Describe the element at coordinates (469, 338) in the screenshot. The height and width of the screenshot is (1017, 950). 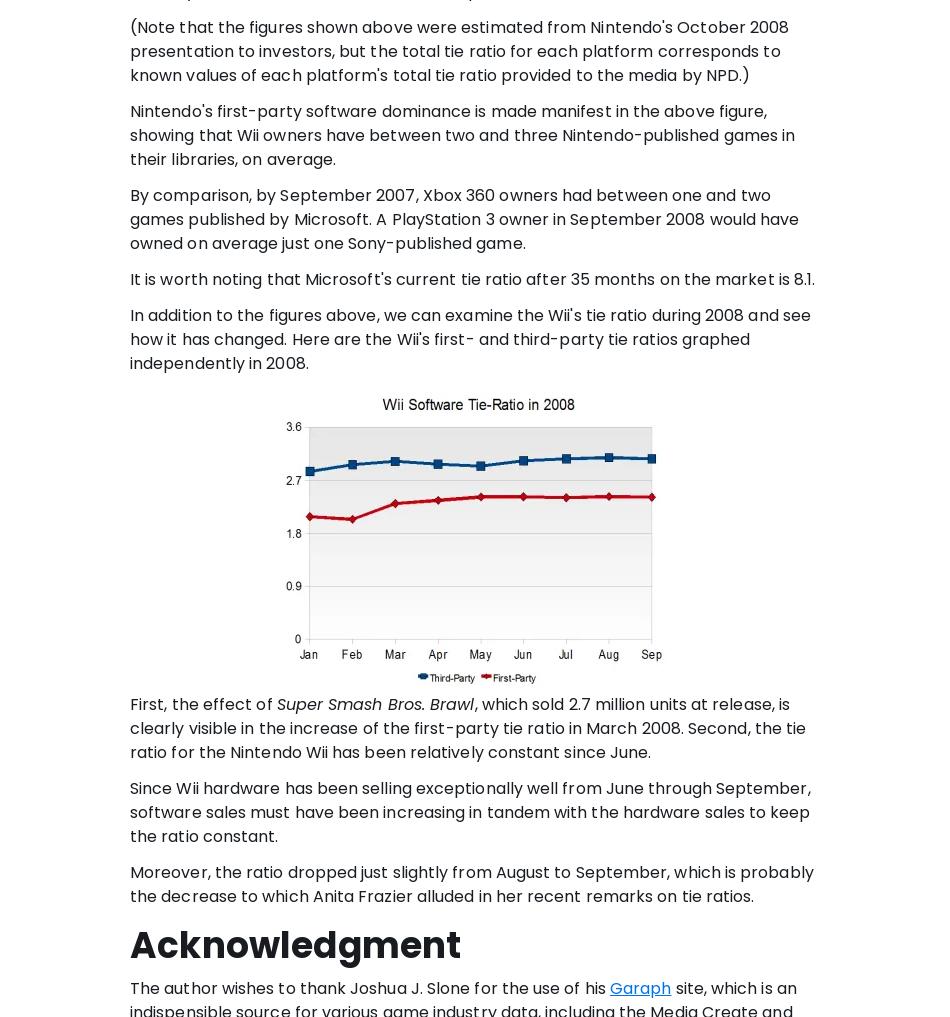
I see `'In addition to the figures above, we can examine the Wii's tie
ratio during 2008 and see how it has changed. Here are the Wii's
first- and third-party tie ratios graphed independently in 2008.'` at that location.